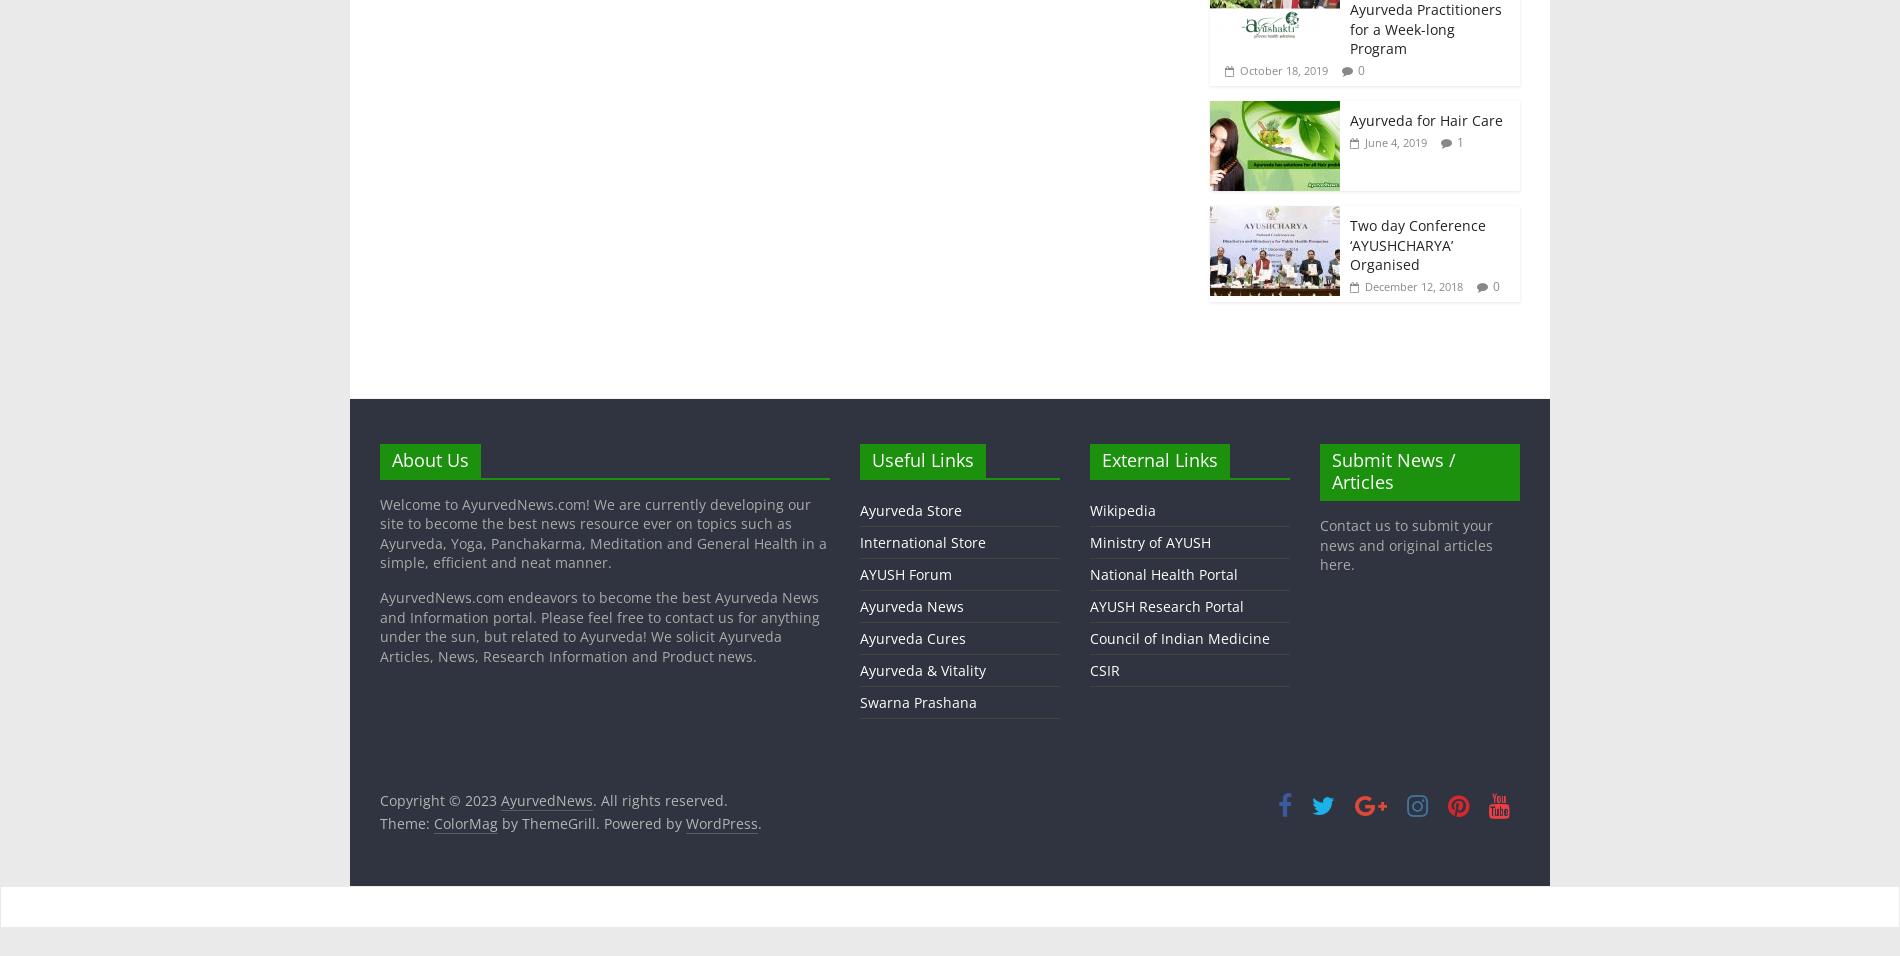  Describe the element at coordinates (1166, 605) in the screenshot. I see `'AYUSH Research Portal'` at that location.